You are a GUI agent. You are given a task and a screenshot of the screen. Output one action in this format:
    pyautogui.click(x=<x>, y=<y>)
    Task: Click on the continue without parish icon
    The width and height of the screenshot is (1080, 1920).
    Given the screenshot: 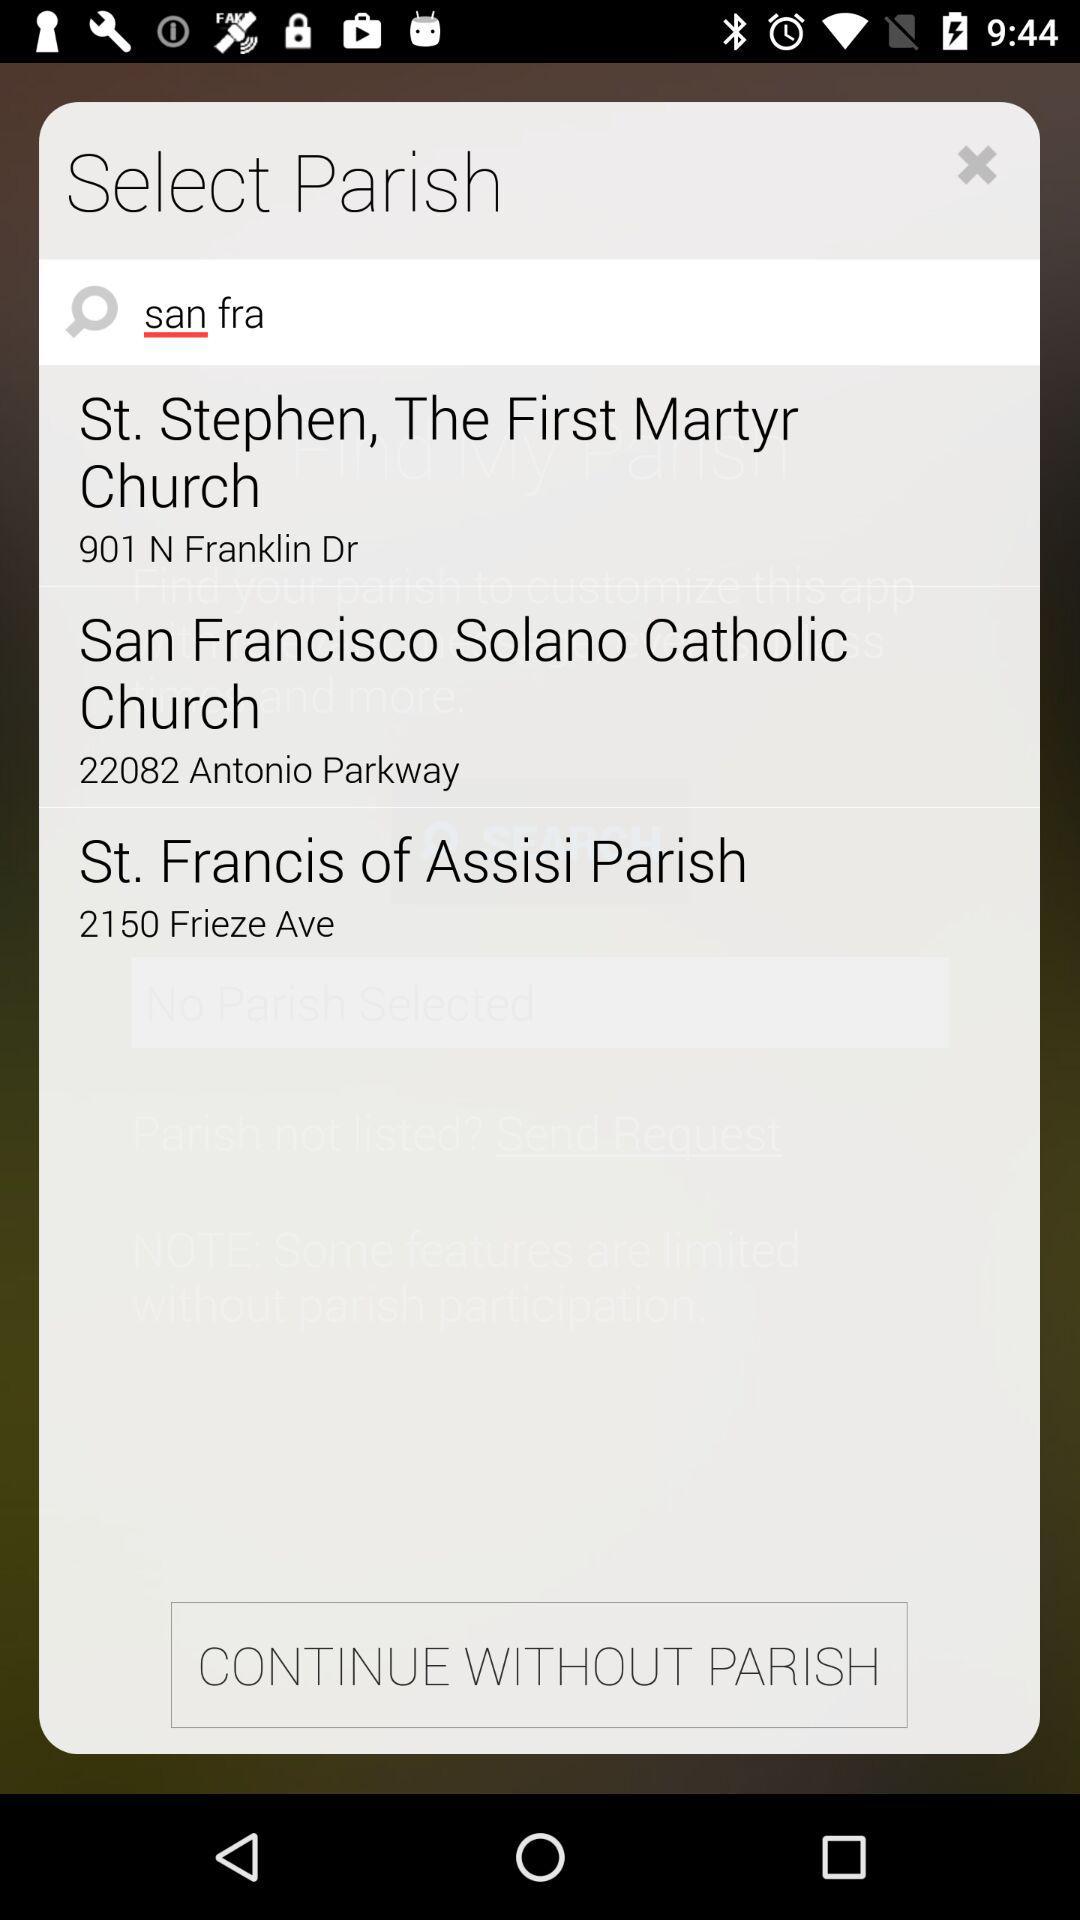 What is the action you would take?
    pyautogui.click(x=538, y=1665)
    